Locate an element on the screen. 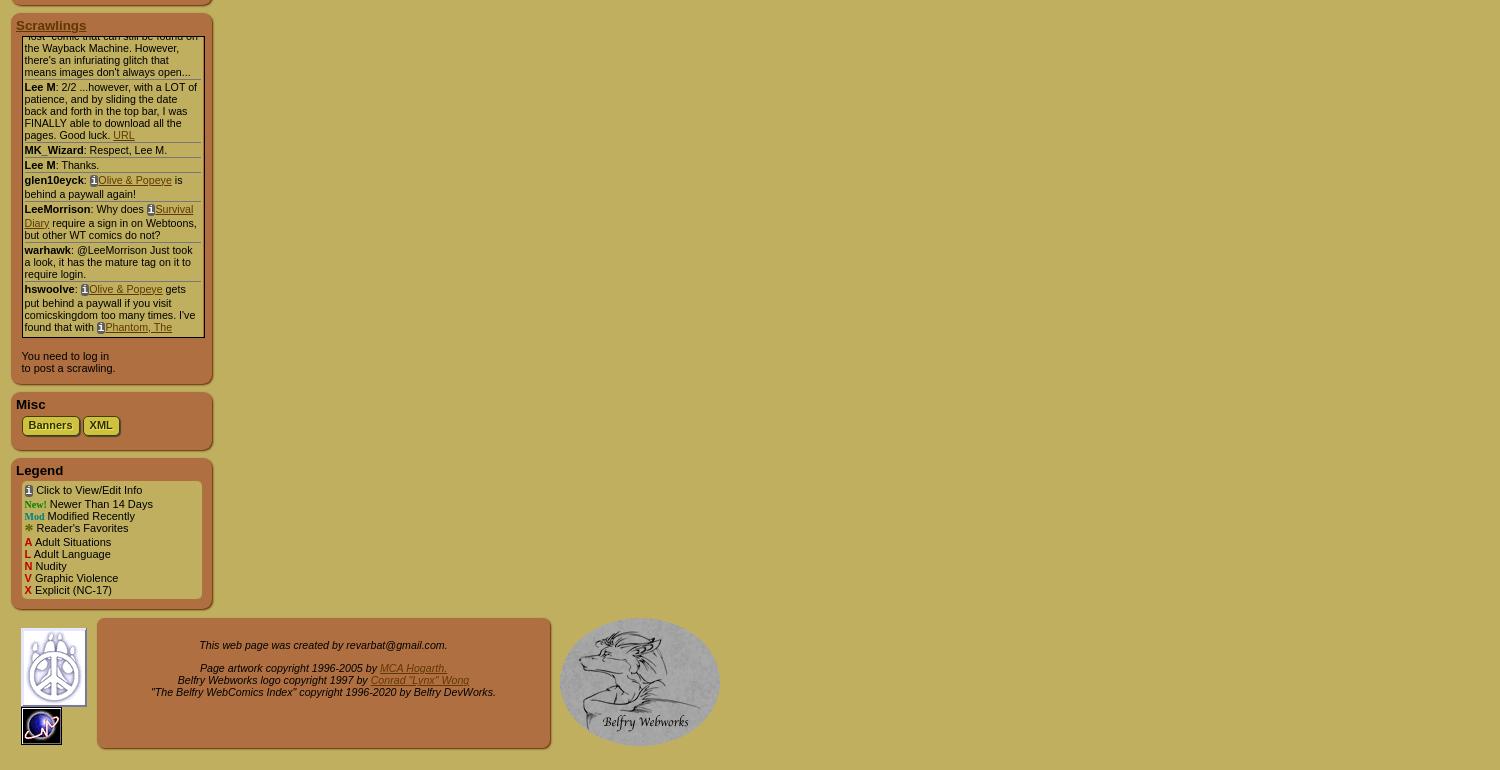 Image resolution: width=1500 pixels, height=770 pixels. 'warhawk' is located at coordinates (46, 248).